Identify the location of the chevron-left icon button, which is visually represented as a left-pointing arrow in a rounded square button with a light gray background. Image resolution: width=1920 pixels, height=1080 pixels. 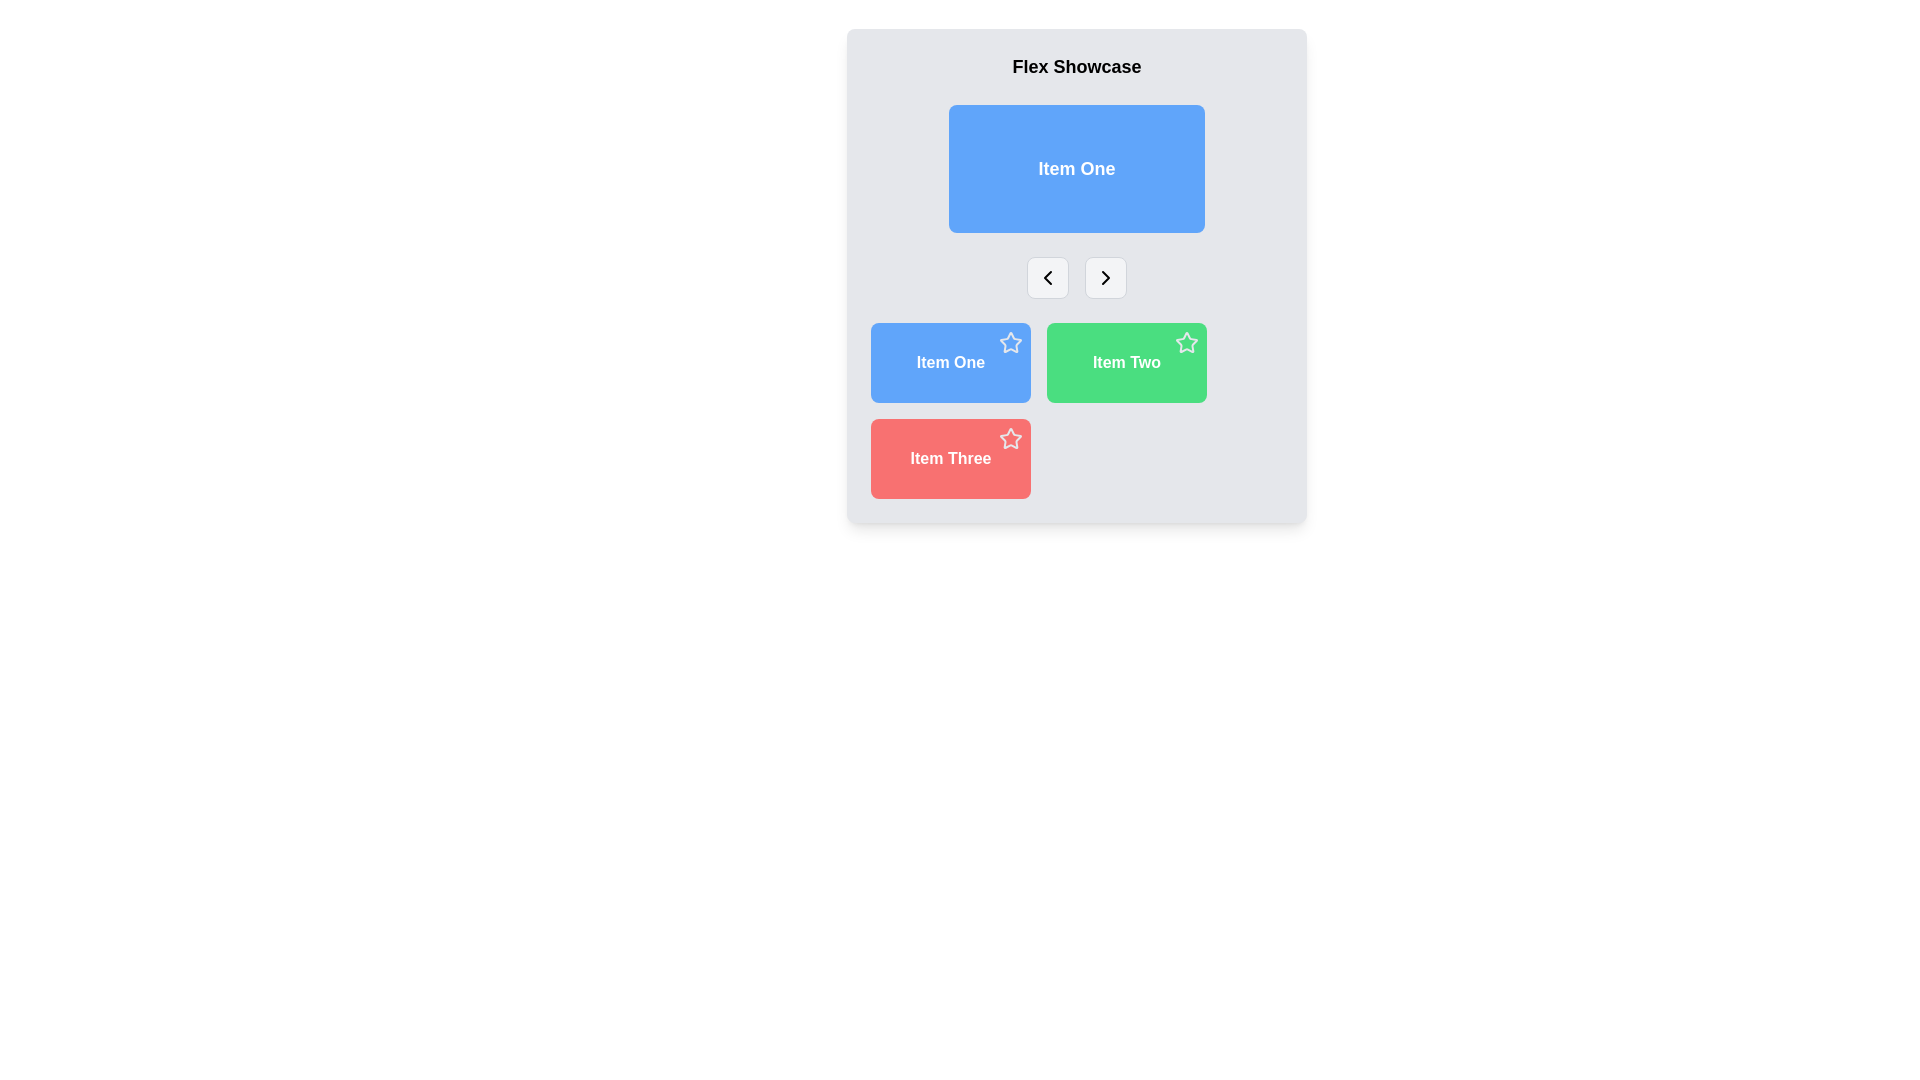
(1046, 277).